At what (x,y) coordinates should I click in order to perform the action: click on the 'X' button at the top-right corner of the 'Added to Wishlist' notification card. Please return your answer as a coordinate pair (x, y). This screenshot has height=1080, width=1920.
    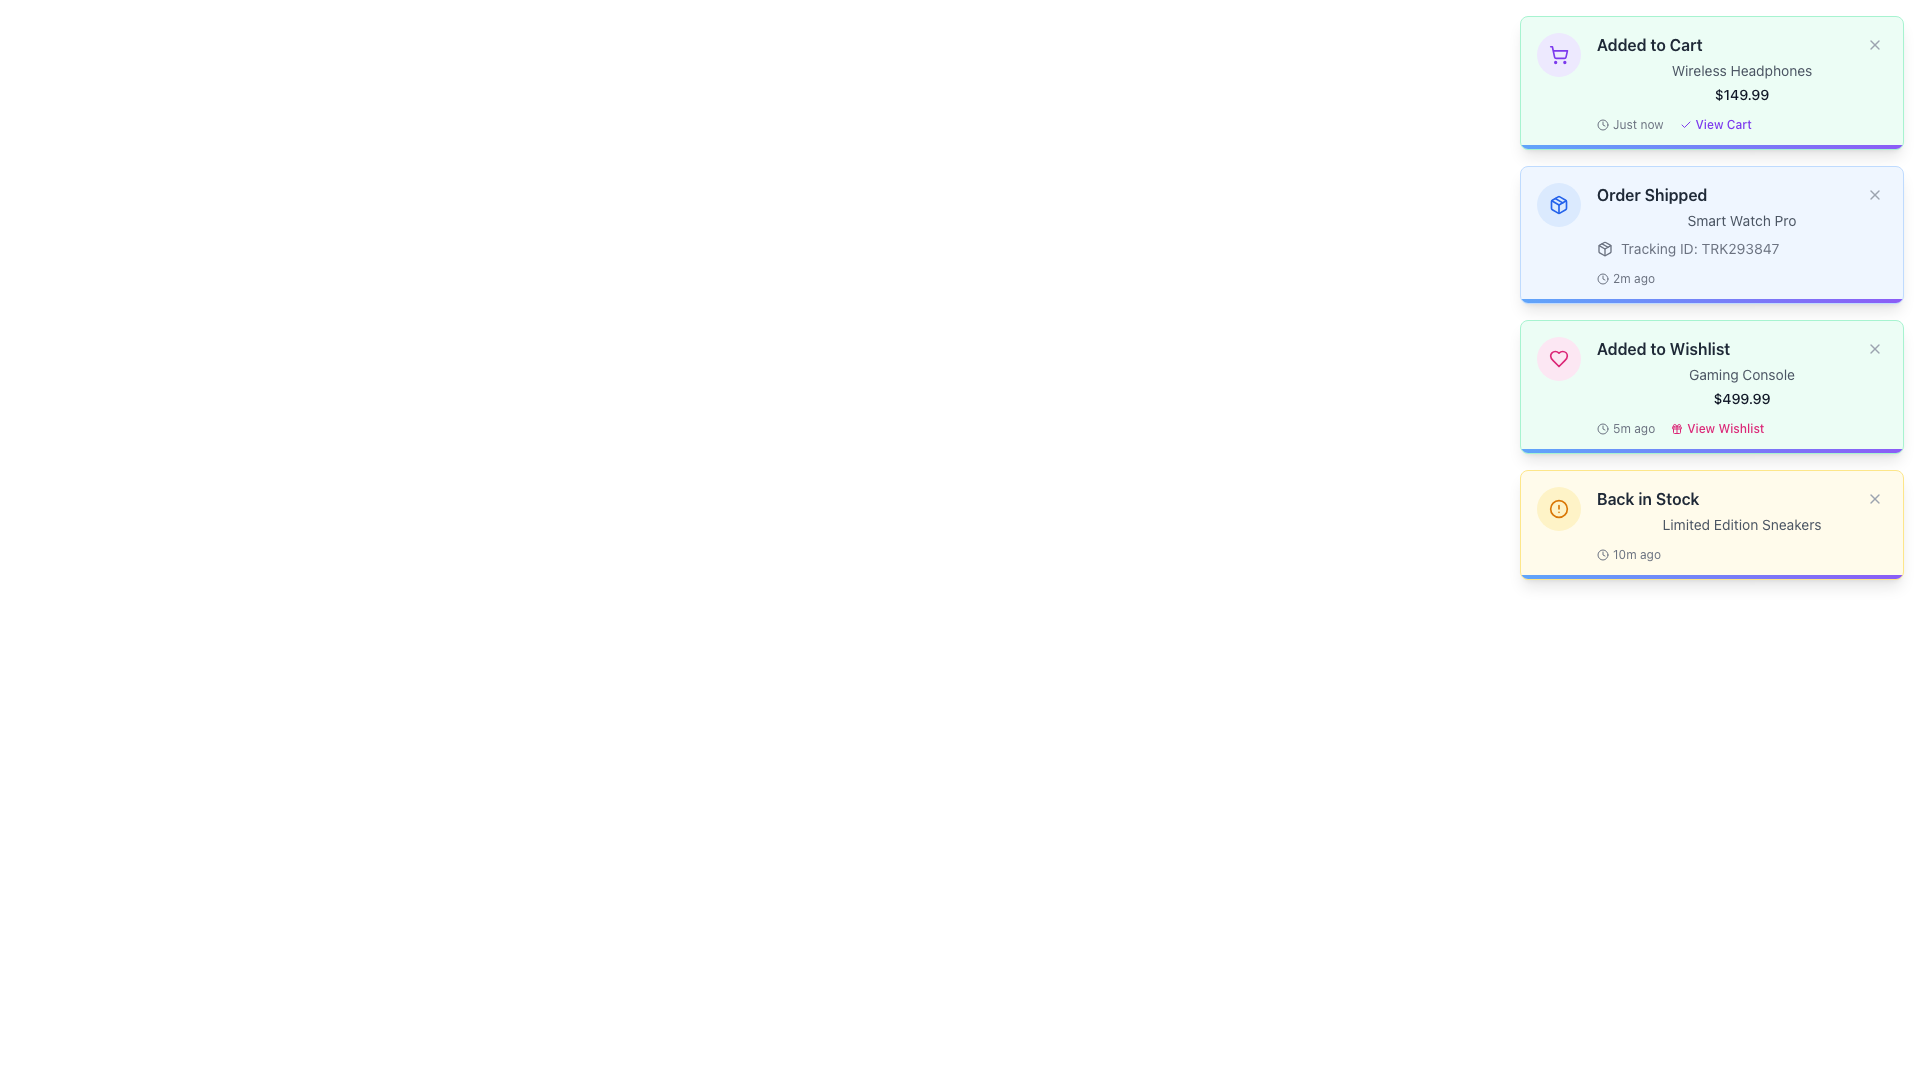
    Looking at the image, I should click on (1874, 347).